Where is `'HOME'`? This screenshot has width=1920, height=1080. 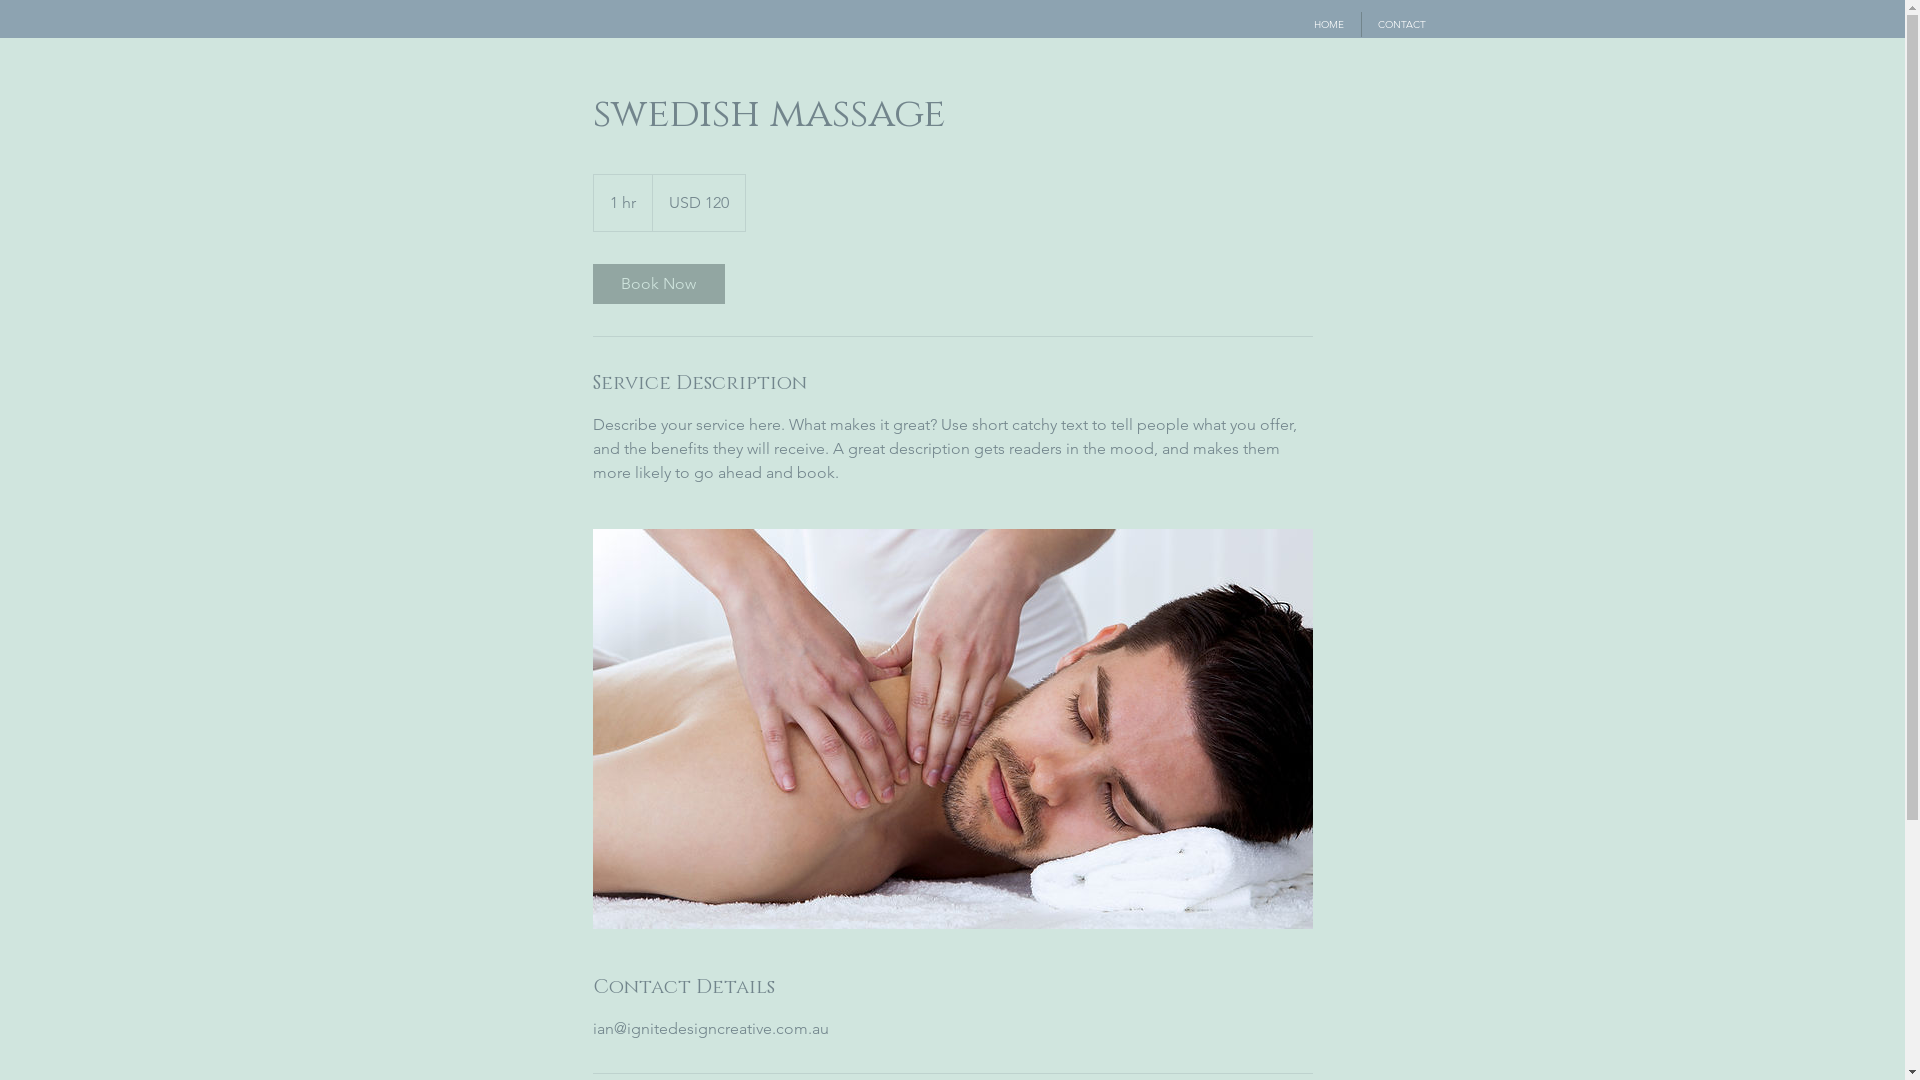
'HOME' is located at coordinates (1328, 24).